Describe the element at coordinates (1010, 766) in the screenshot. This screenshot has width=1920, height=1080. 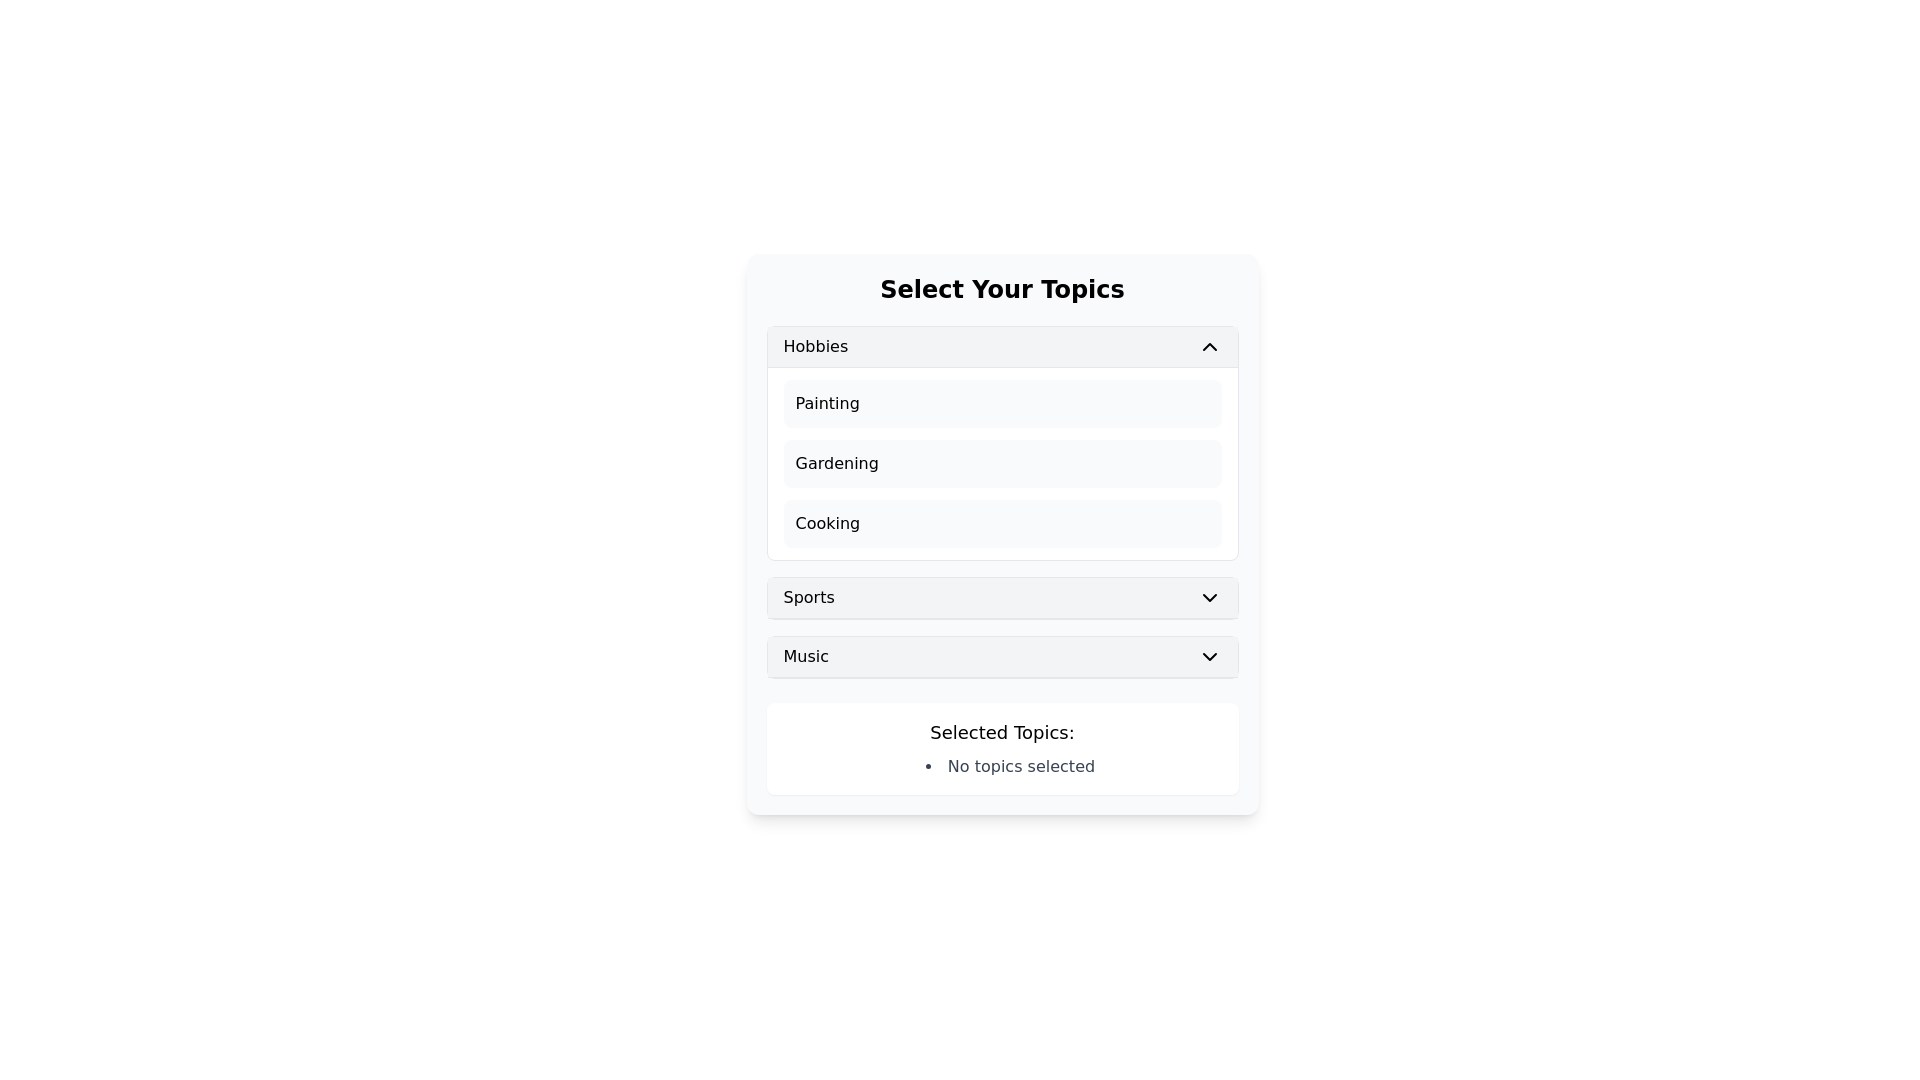
I see `the static textual indicator displaying 'No topics selected' with a gray font under the 'Selected Topics:' label` at that location.